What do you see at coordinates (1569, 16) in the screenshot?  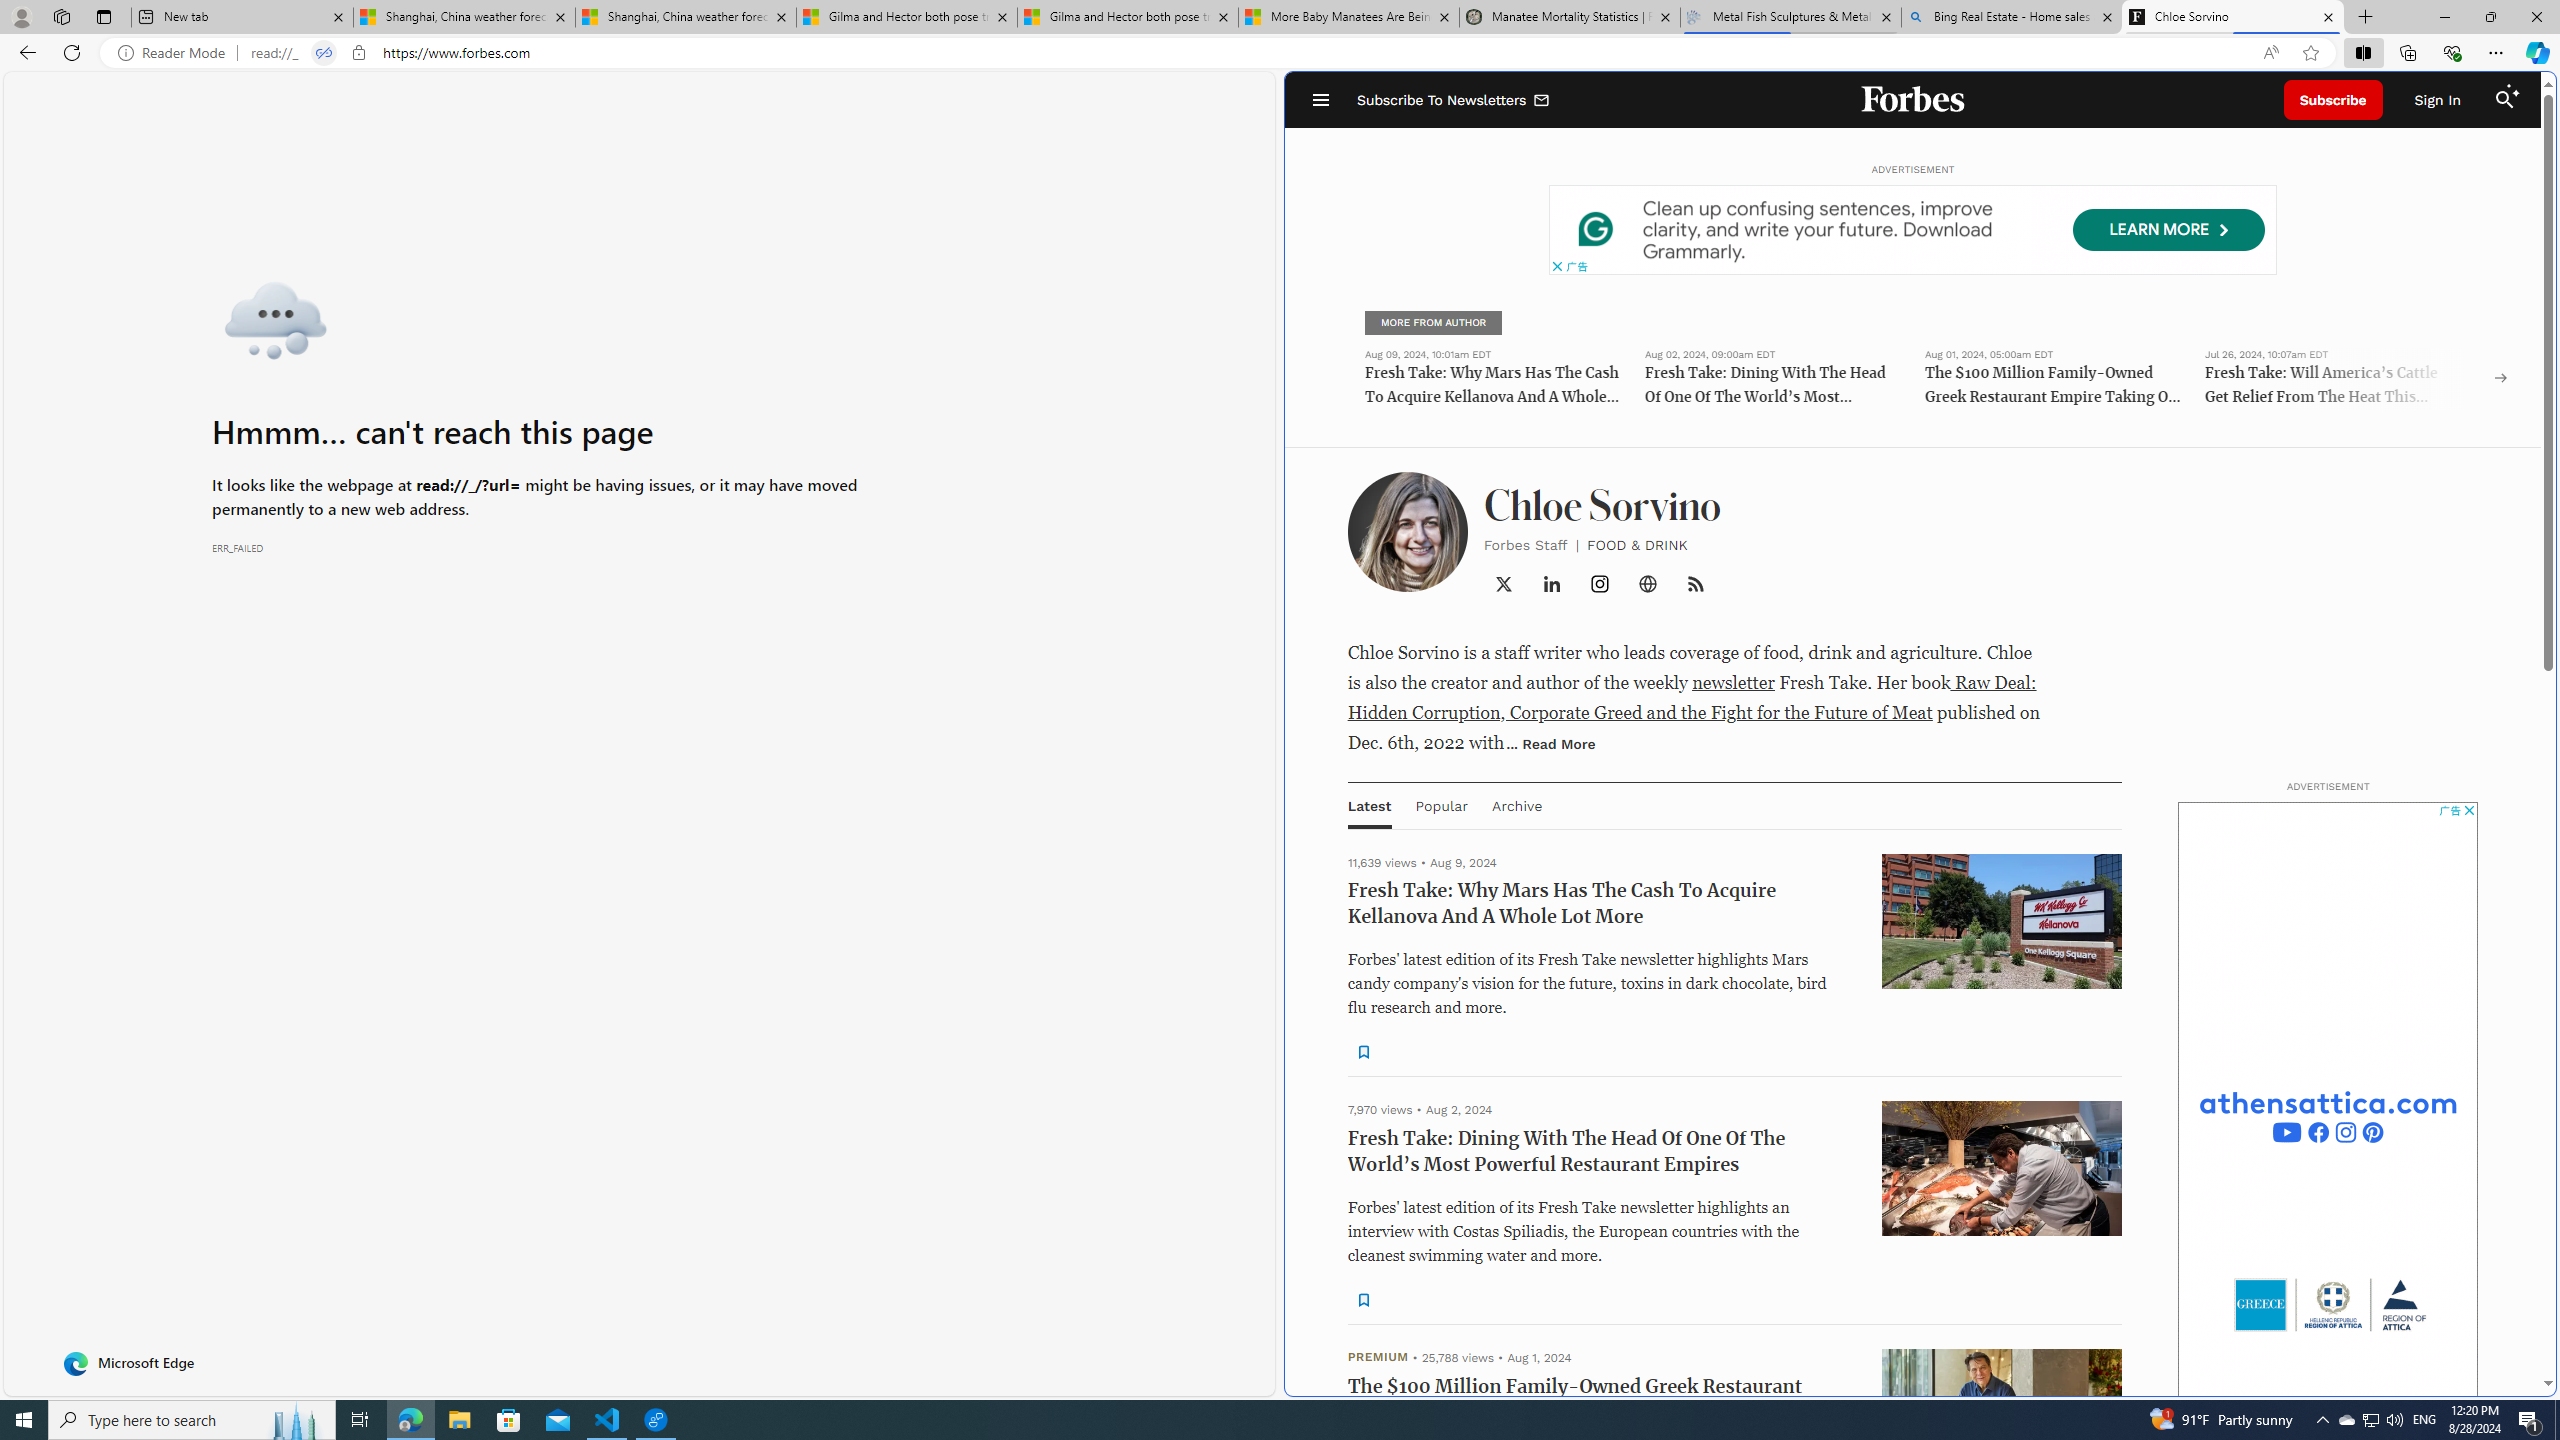 I see `'Manatee Mortality Statistics | FWC'` at bounding box center [1569, 16].